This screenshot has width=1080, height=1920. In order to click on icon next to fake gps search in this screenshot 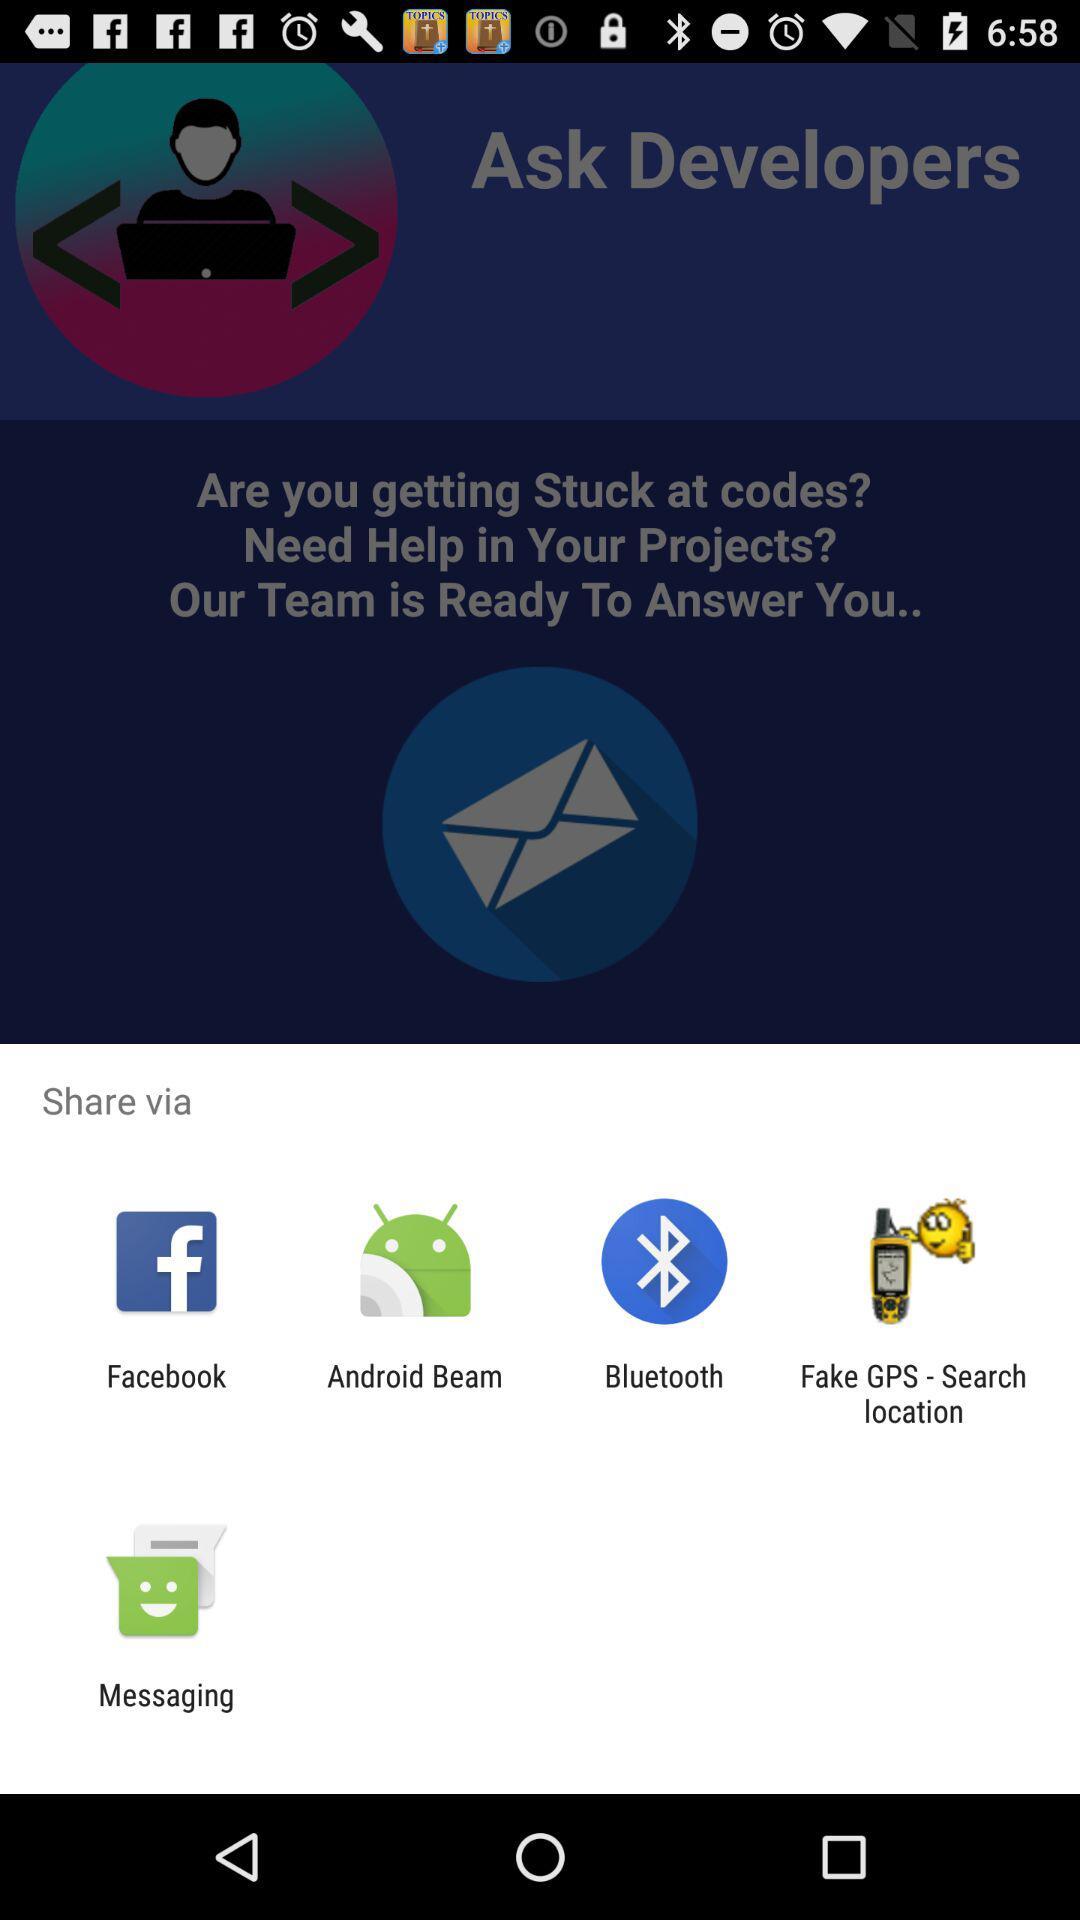, I will do `click(664, 1392)`.